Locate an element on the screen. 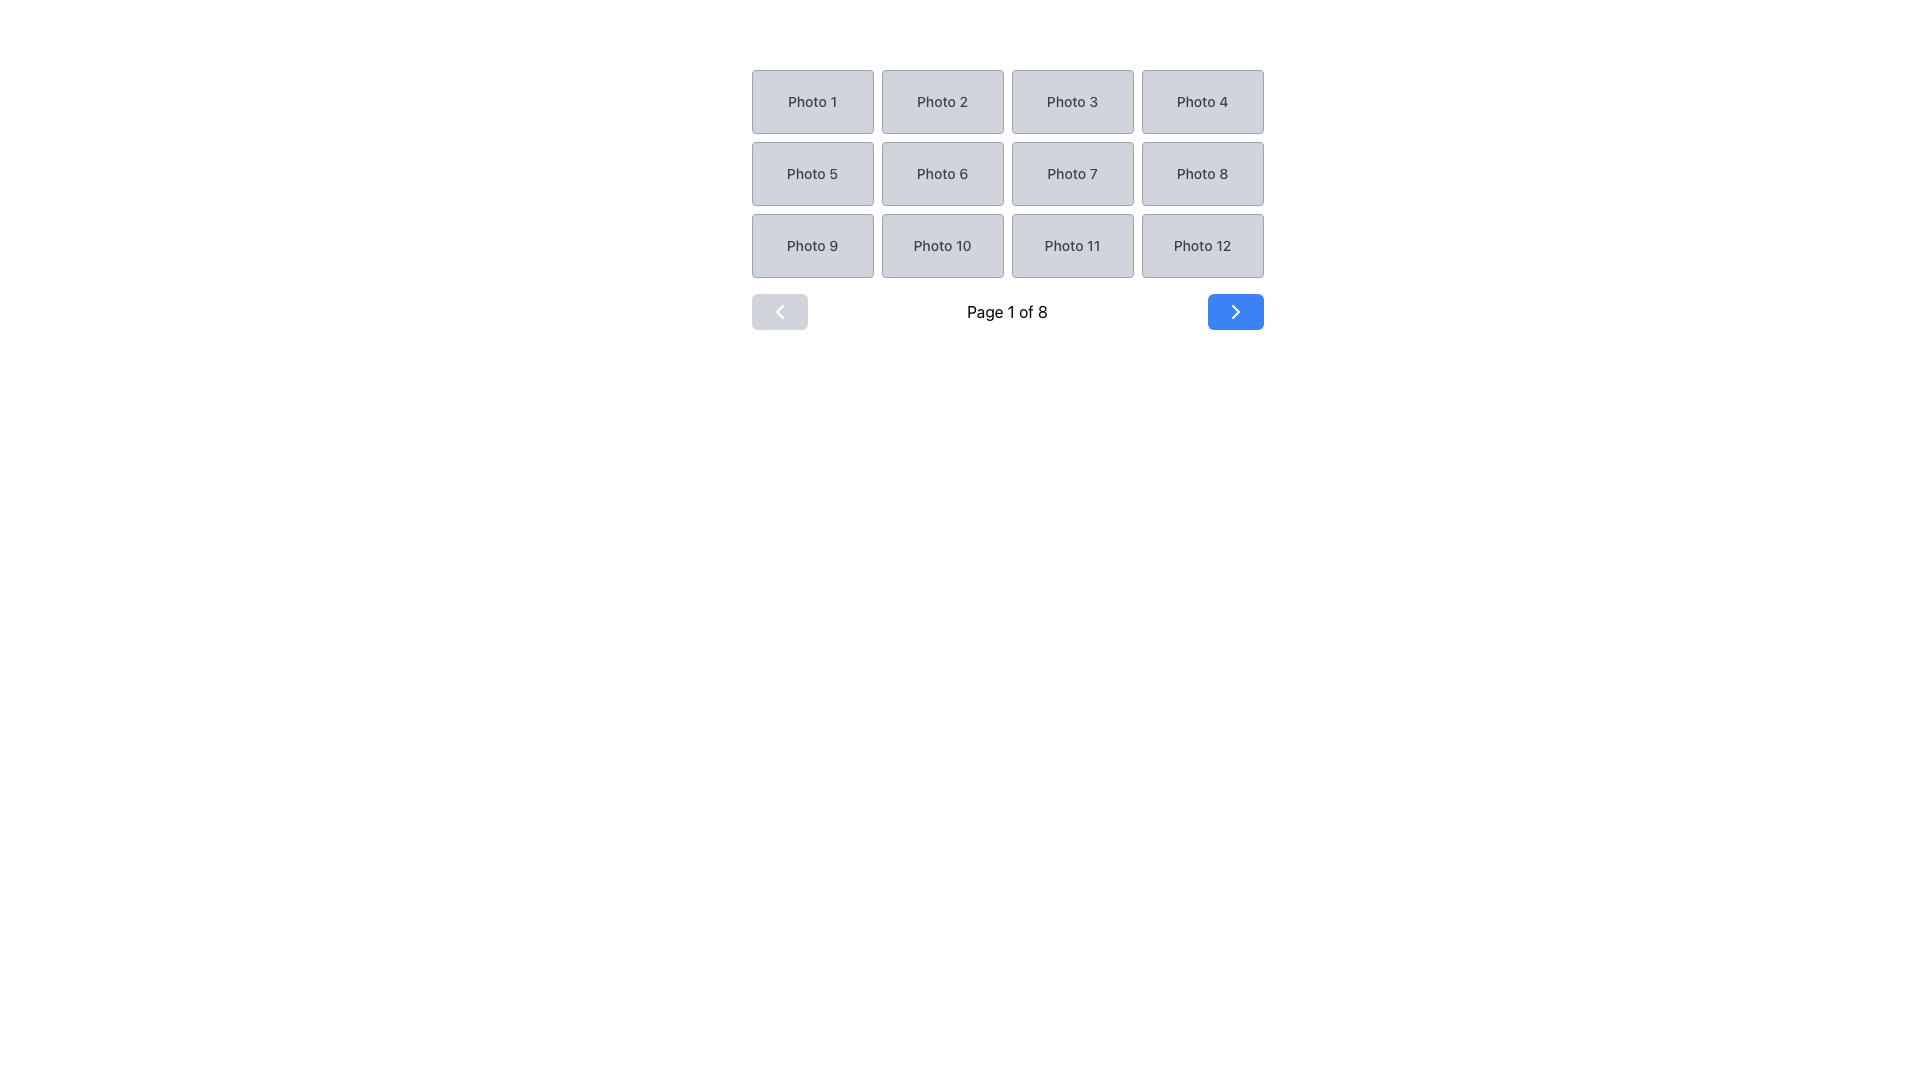 This screenshot has width=1920, height=1080. the button representing 'Photo 2' is located at coordinates (941, 101).